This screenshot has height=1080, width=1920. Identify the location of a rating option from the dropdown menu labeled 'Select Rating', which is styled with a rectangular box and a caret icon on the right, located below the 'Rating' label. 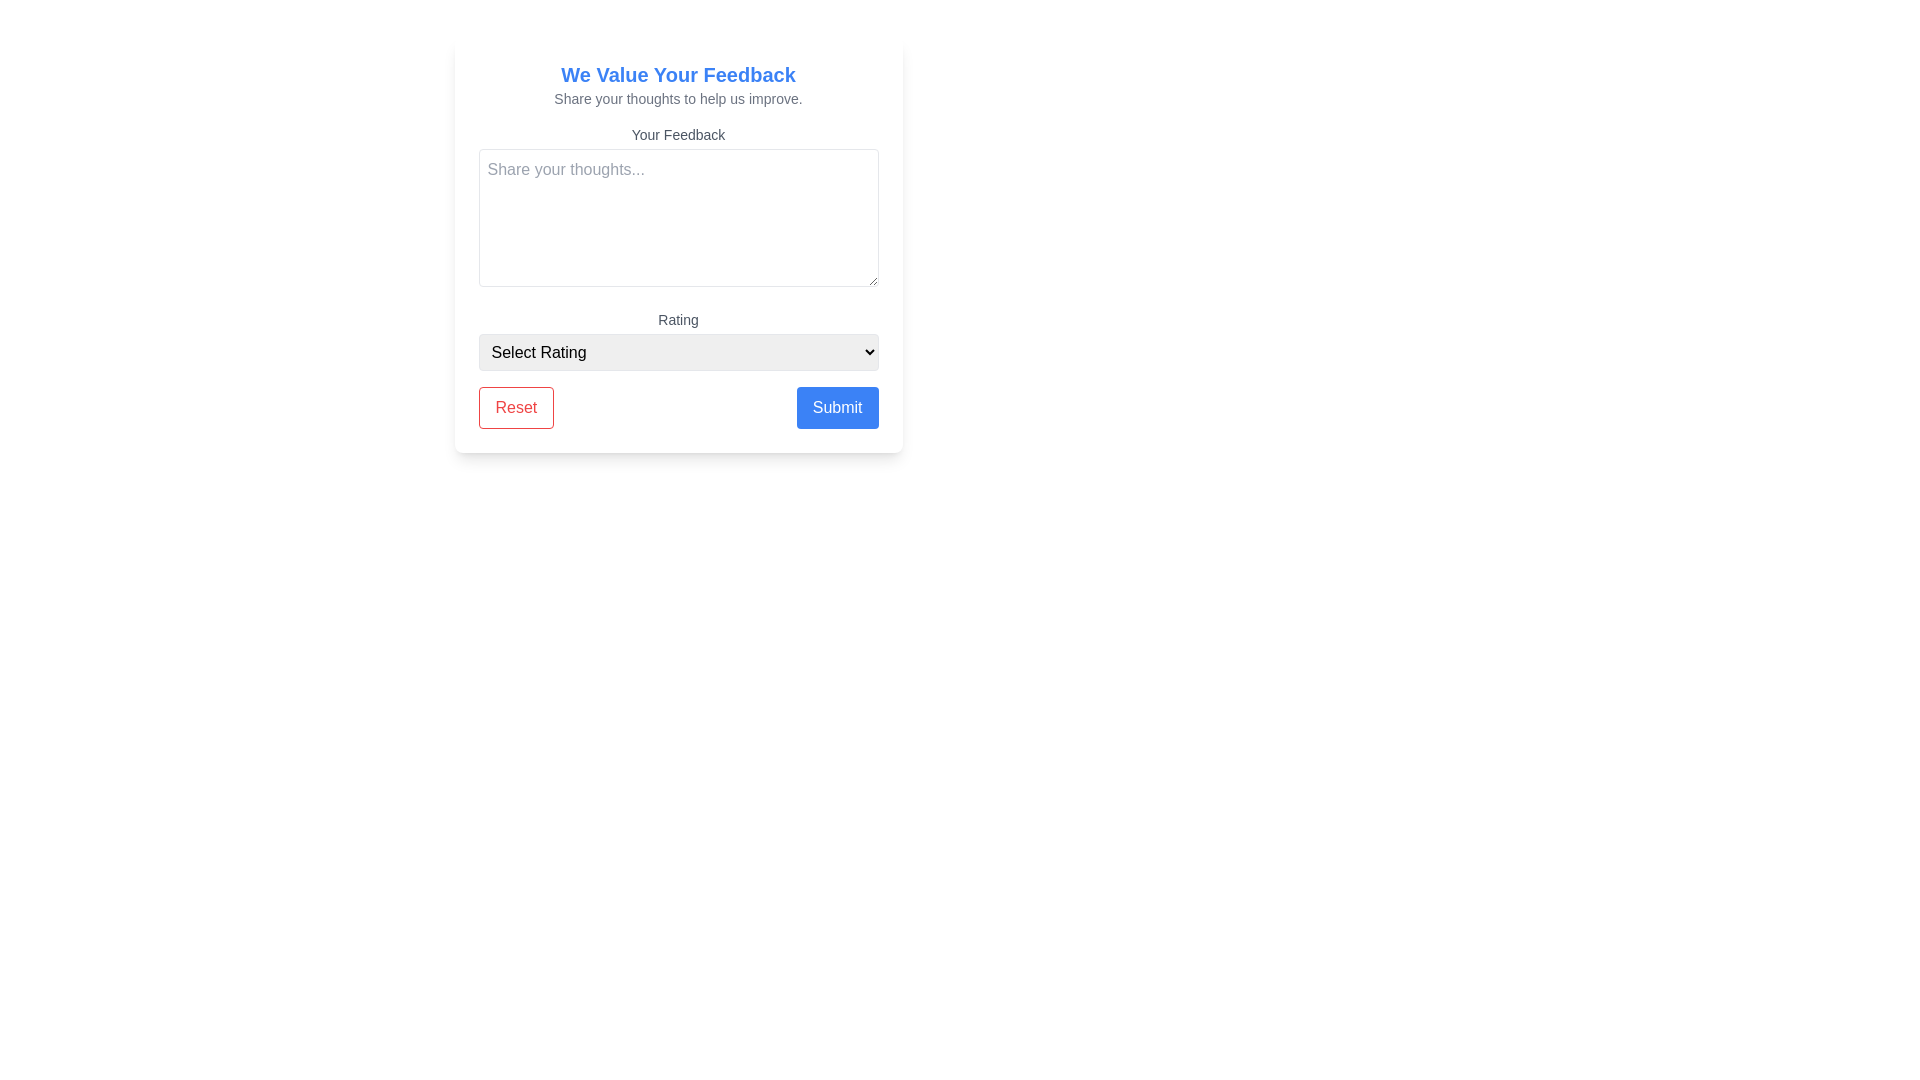
(678, 351).